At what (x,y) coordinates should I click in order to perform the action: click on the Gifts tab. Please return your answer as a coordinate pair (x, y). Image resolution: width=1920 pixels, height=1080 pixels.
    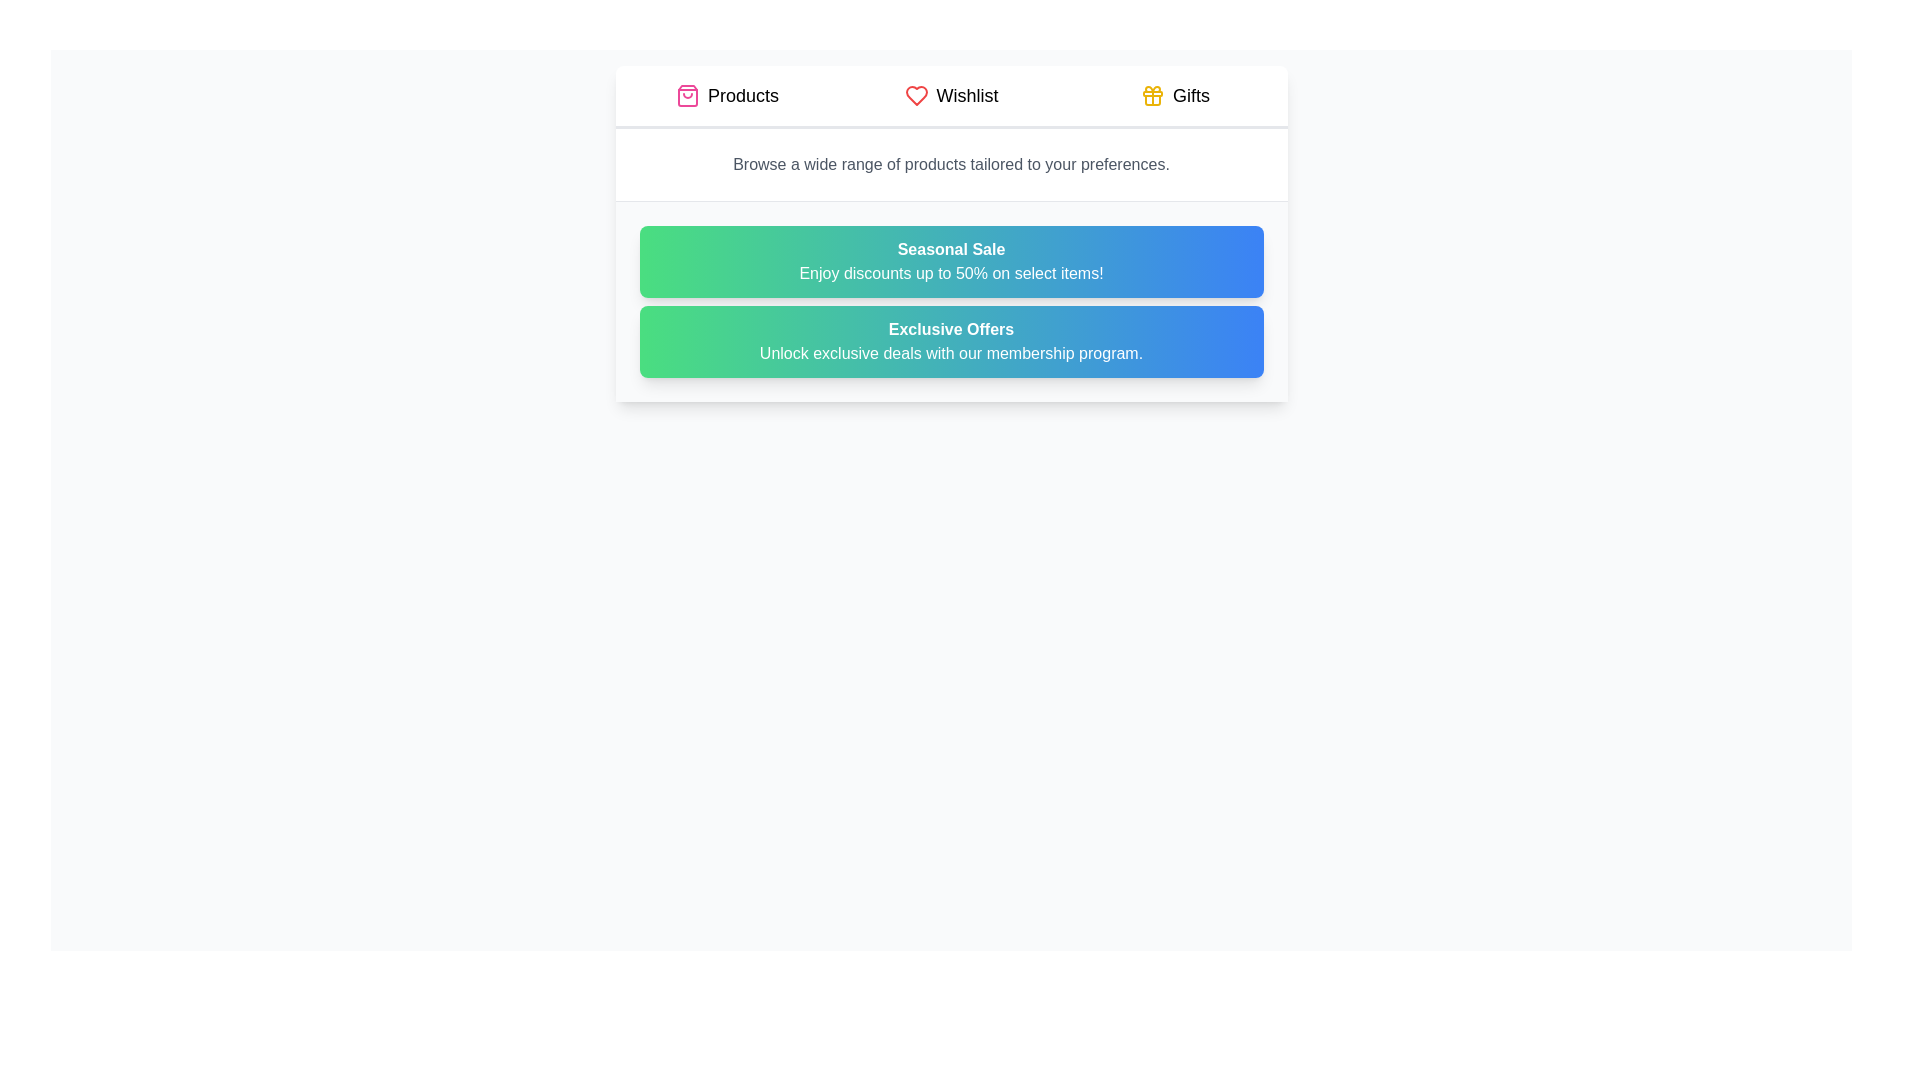
    Looking at the image, I should click on (1175, 96).